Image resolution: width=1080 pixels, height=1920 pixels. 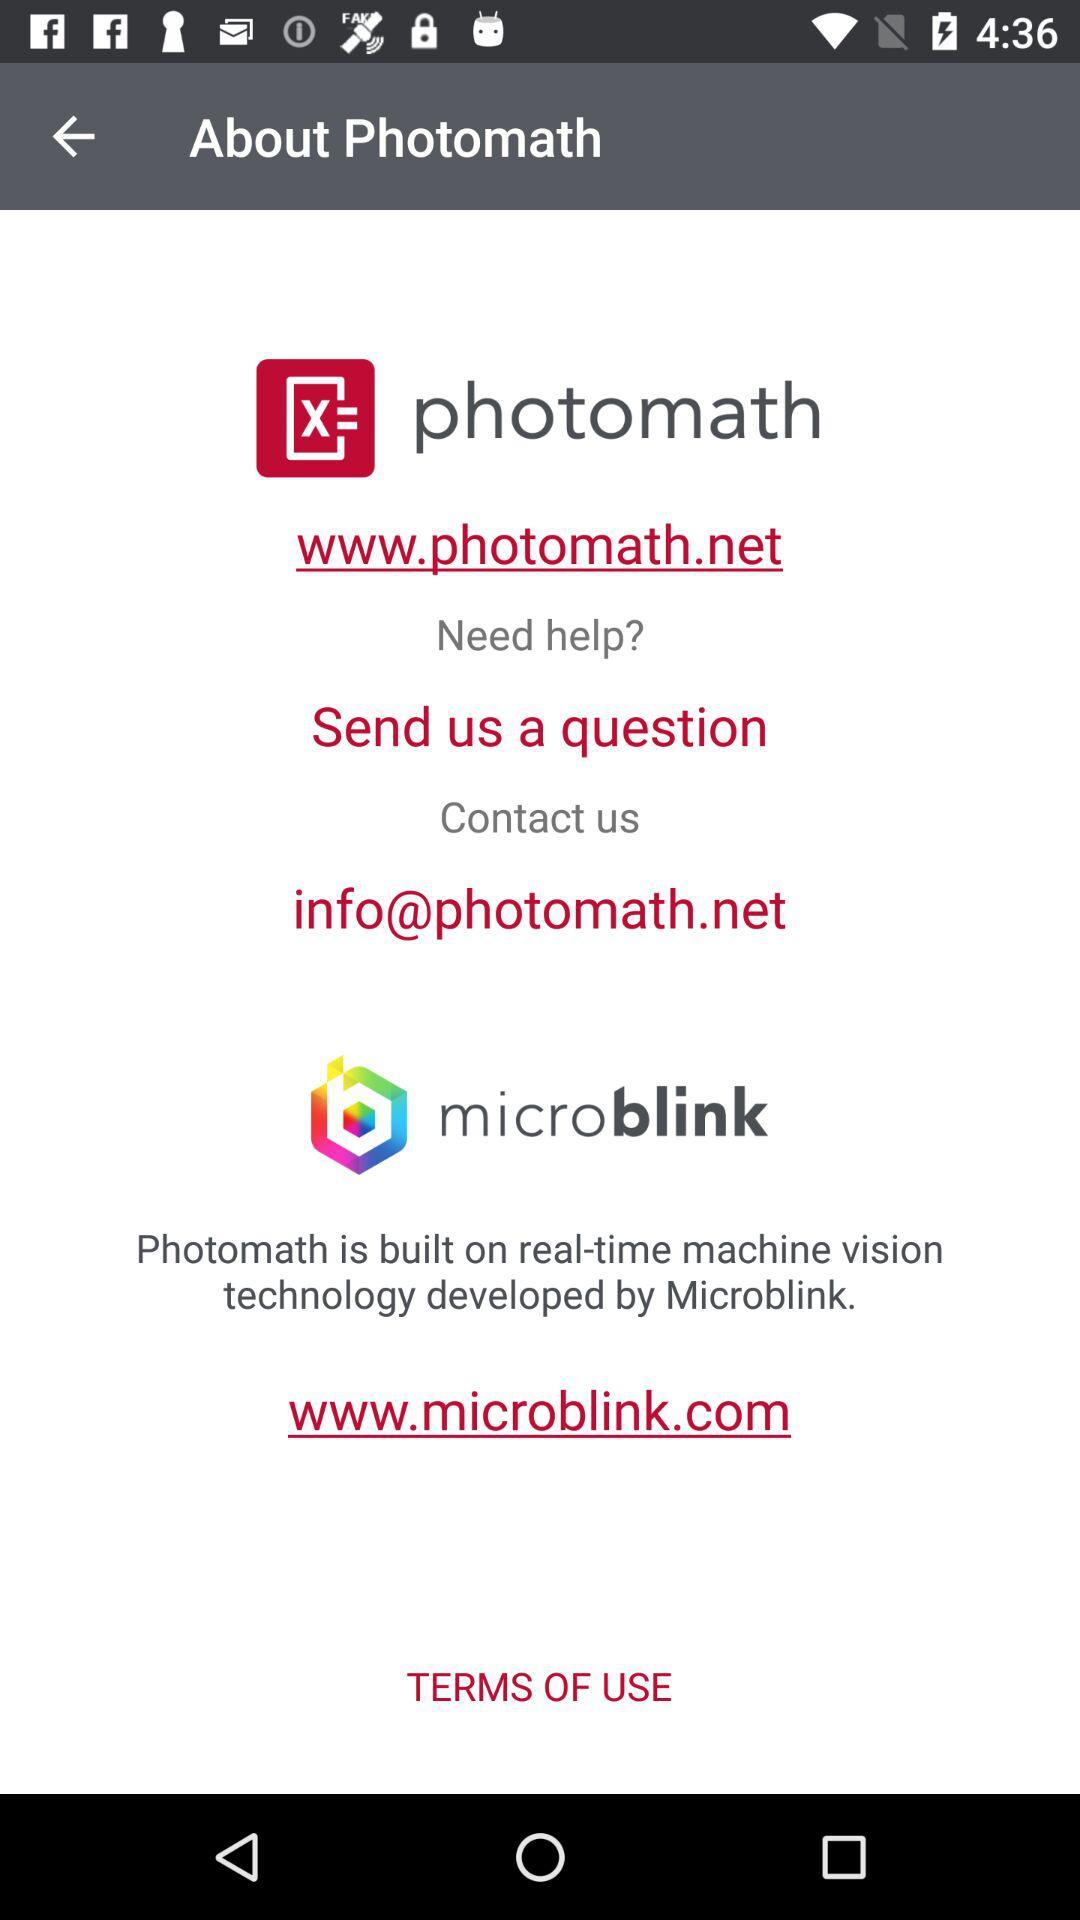 What do you see at coordinates (538, 1684) in the screenshot?
I see `terms of use item` at bounding box center [538, 1684].